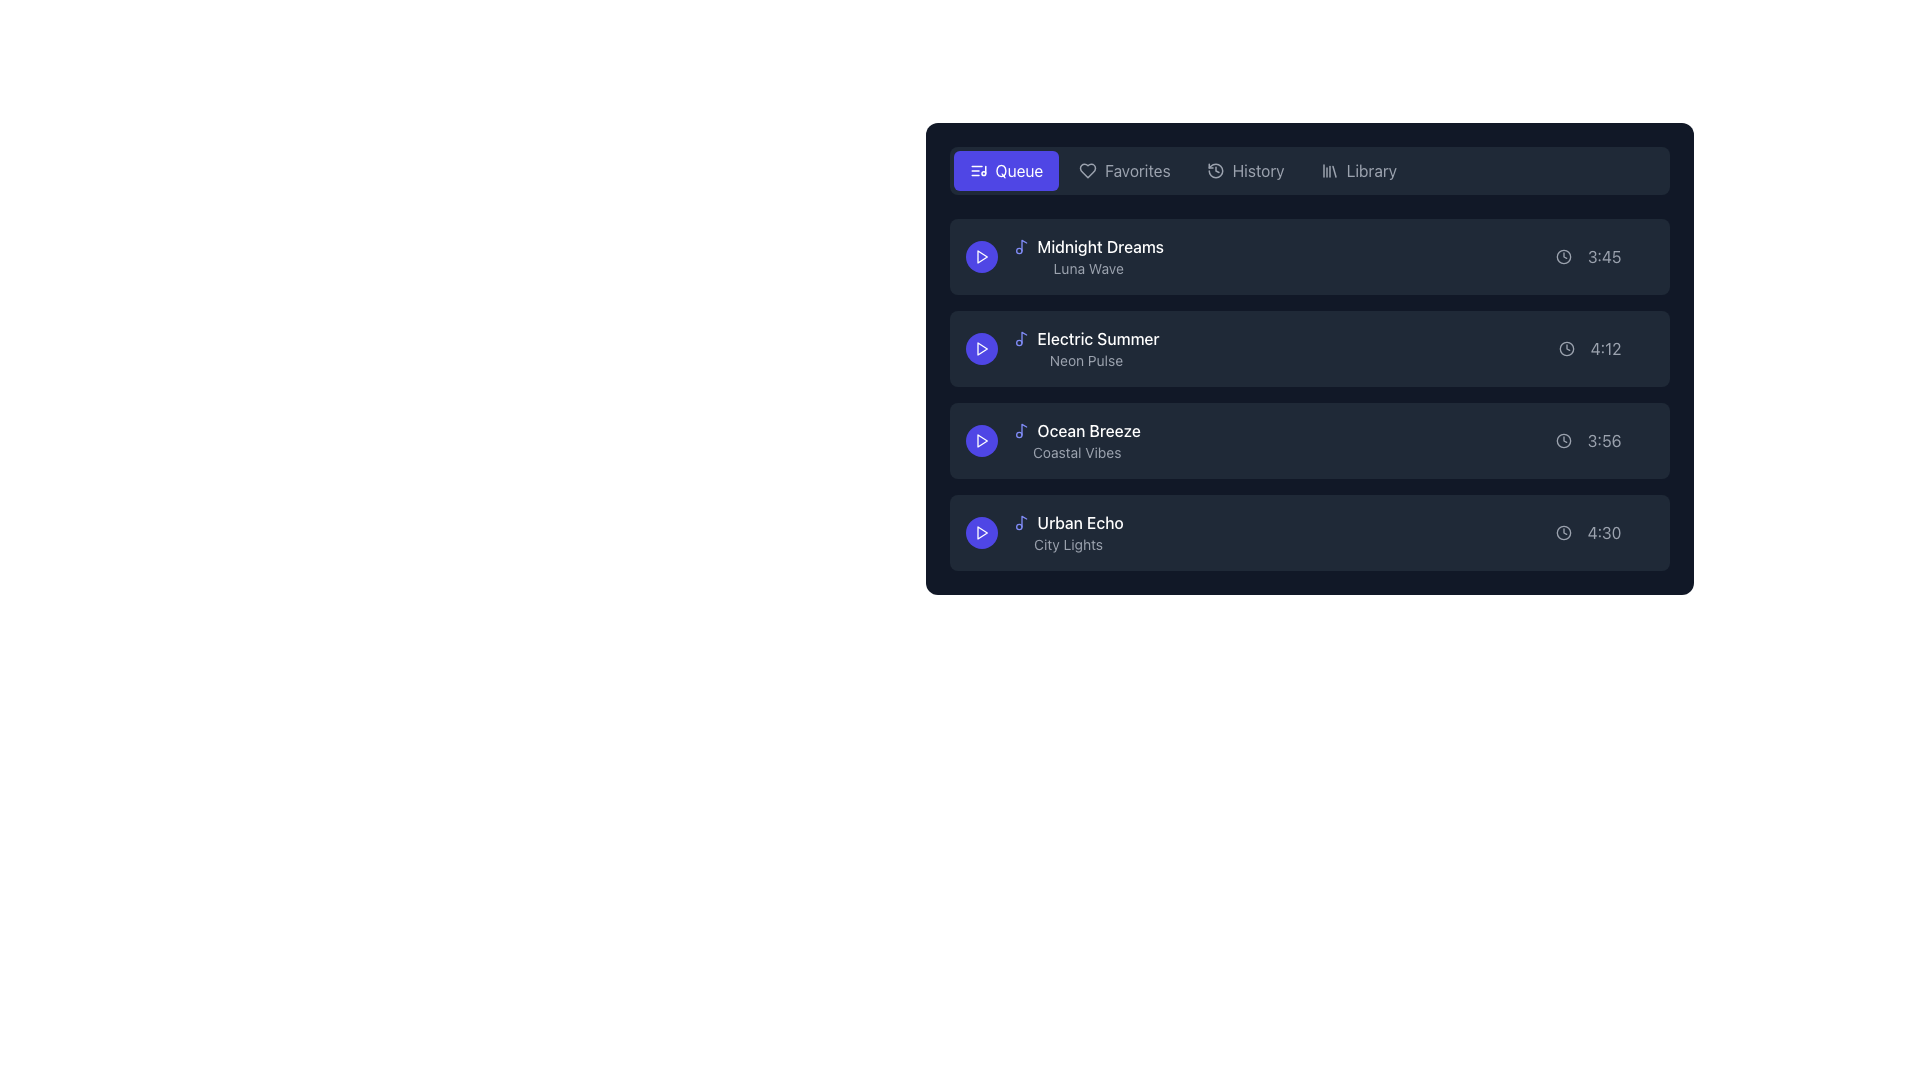 The width and height of the screenshot is (1920, 1080). I want to click on the music-related icon located in the last row entry of the list of songs, positioned to the left of the song title 'Urban Echo', so click(1023, 520).